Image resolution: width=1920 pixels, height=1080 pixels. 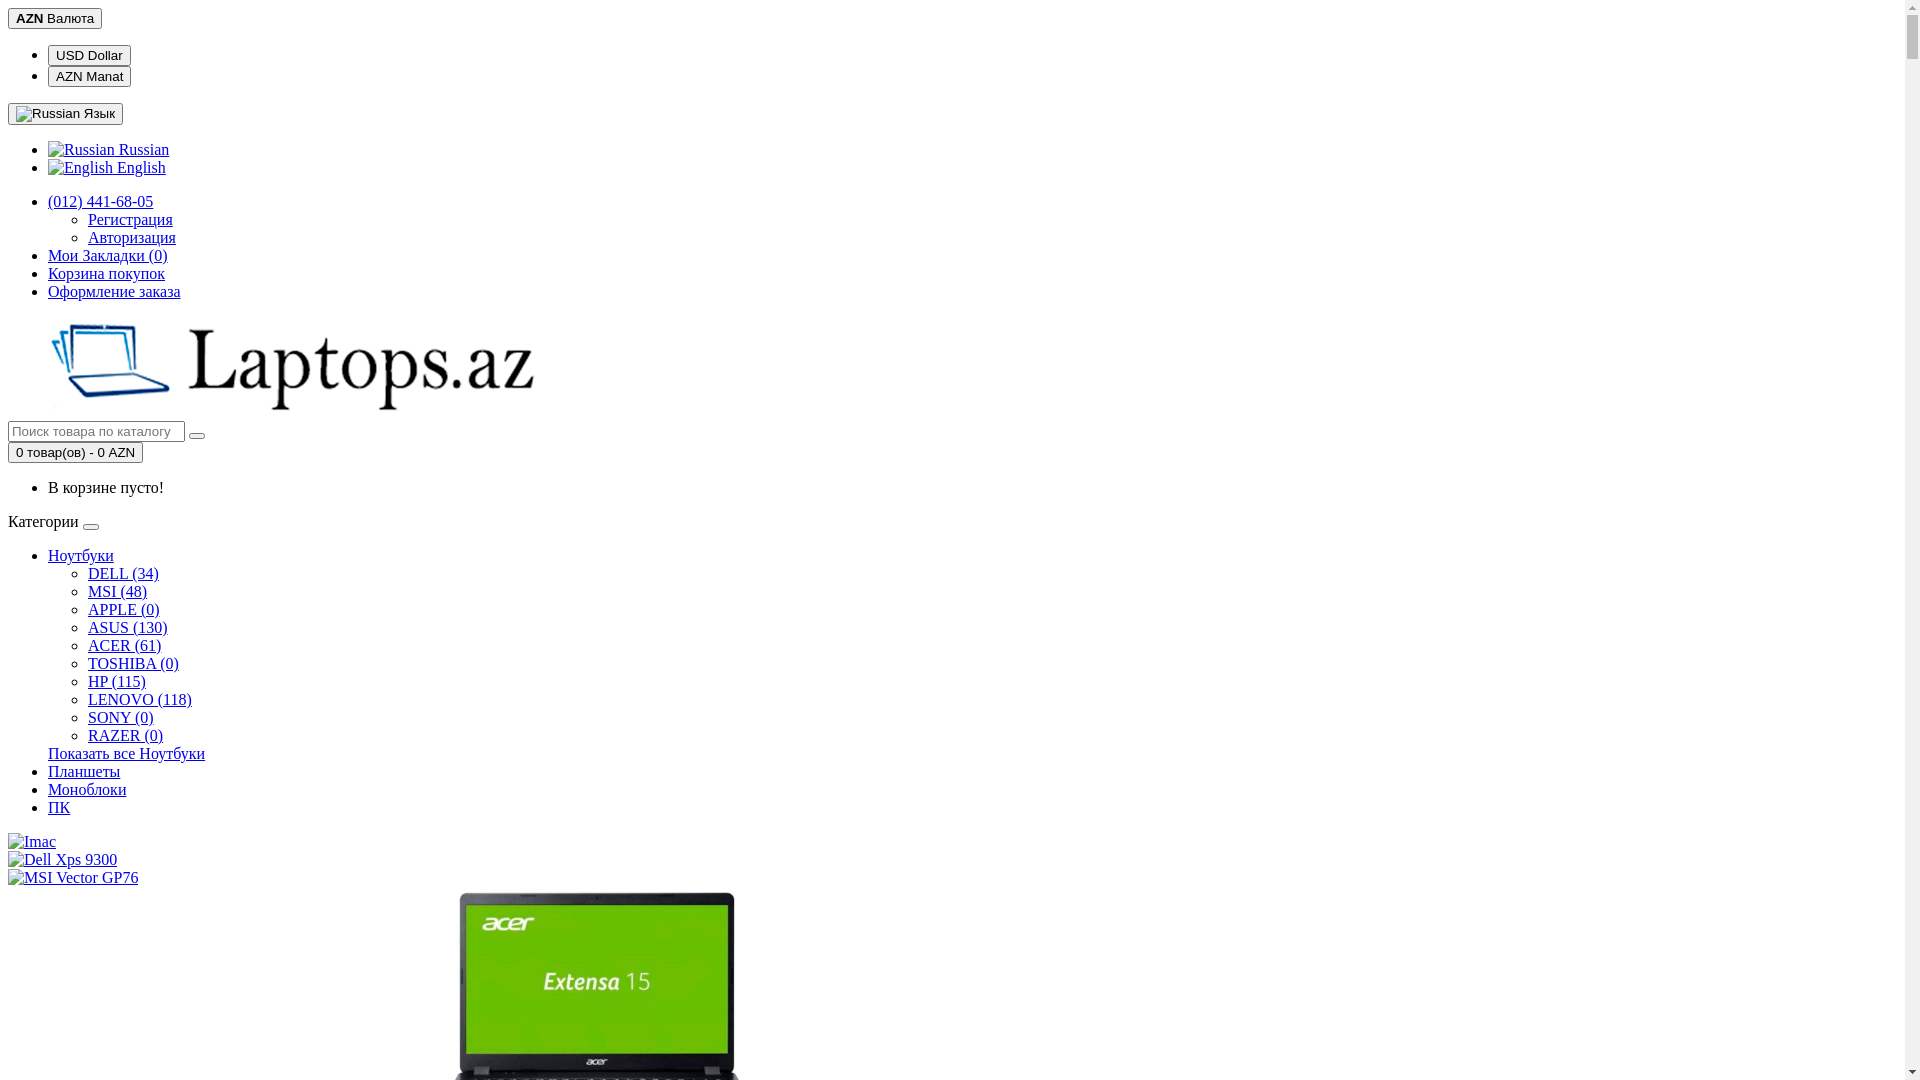 I want to click on 'RAZER (0)', so click(x=124, y=735).